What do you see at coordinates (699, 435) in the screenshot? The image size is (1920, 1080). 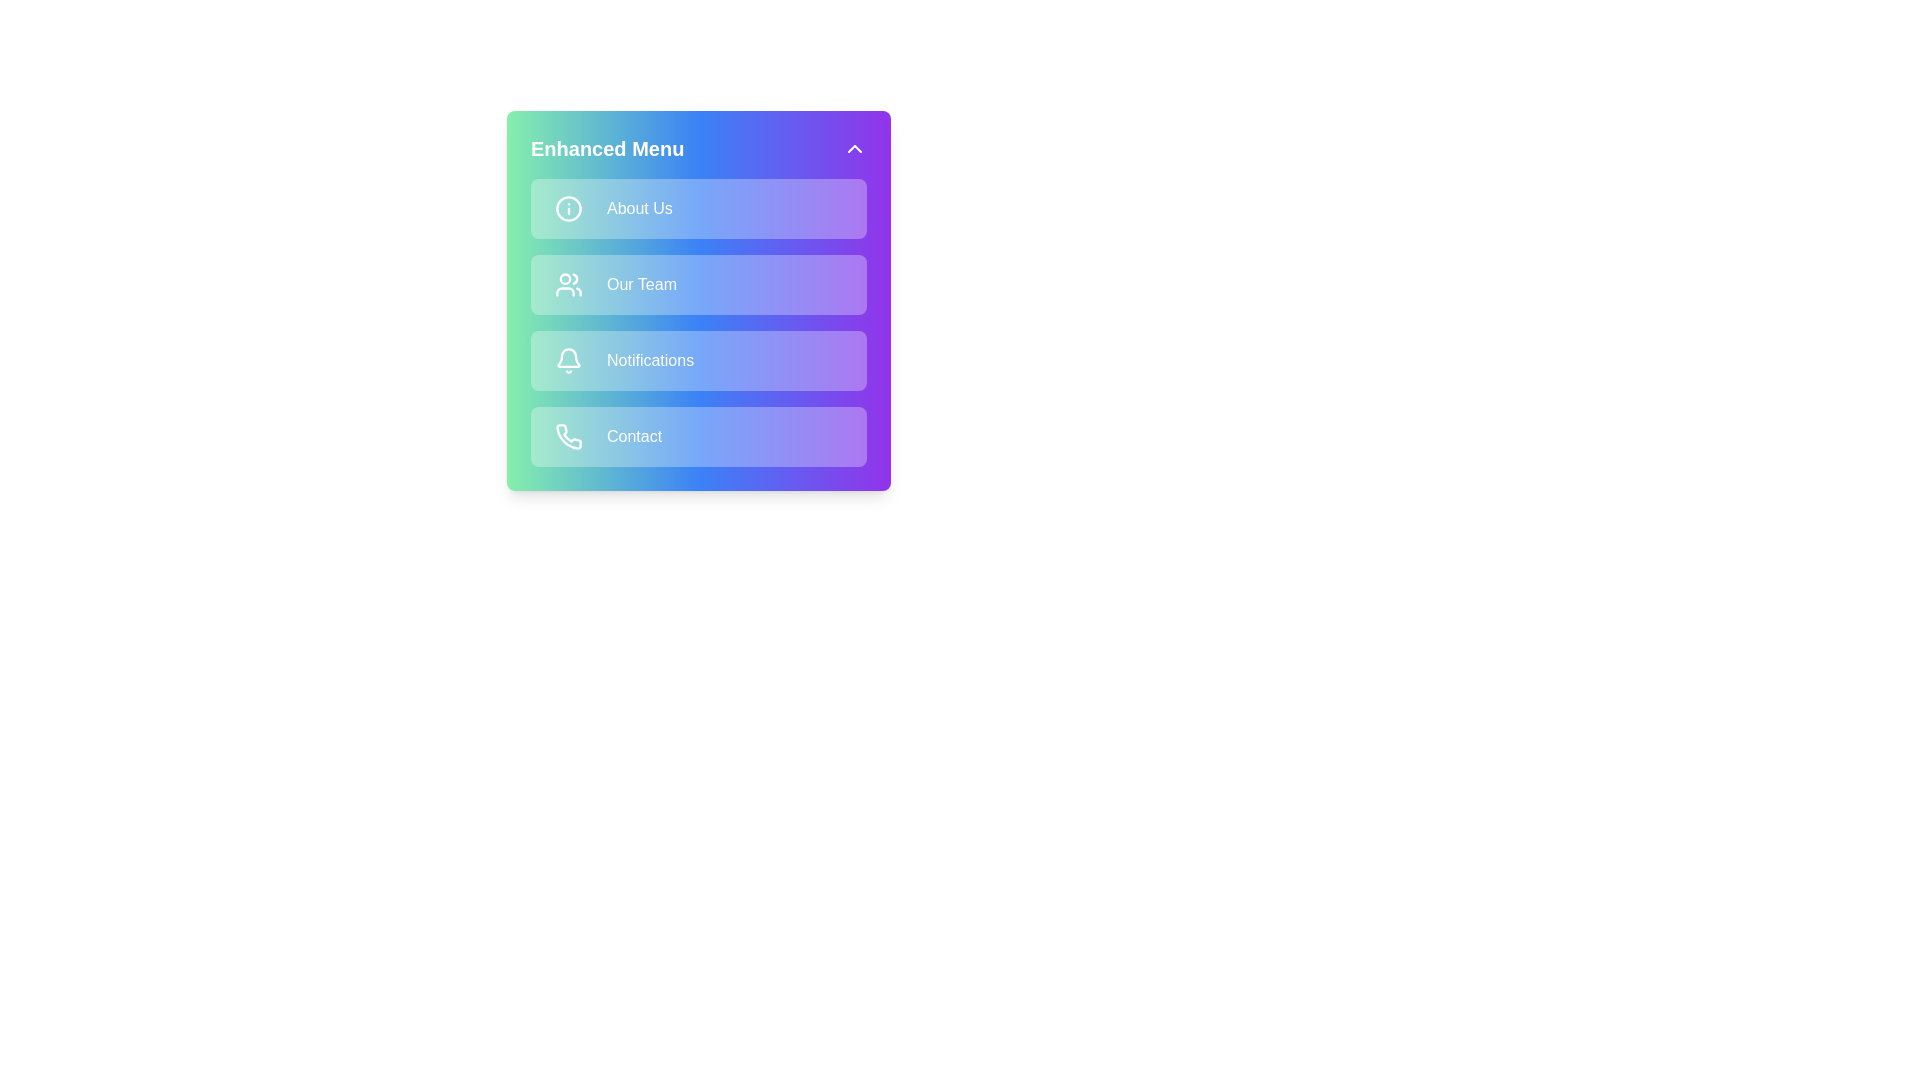 I see `the menu item Contact from the options available` at bounding box center [699, 435].